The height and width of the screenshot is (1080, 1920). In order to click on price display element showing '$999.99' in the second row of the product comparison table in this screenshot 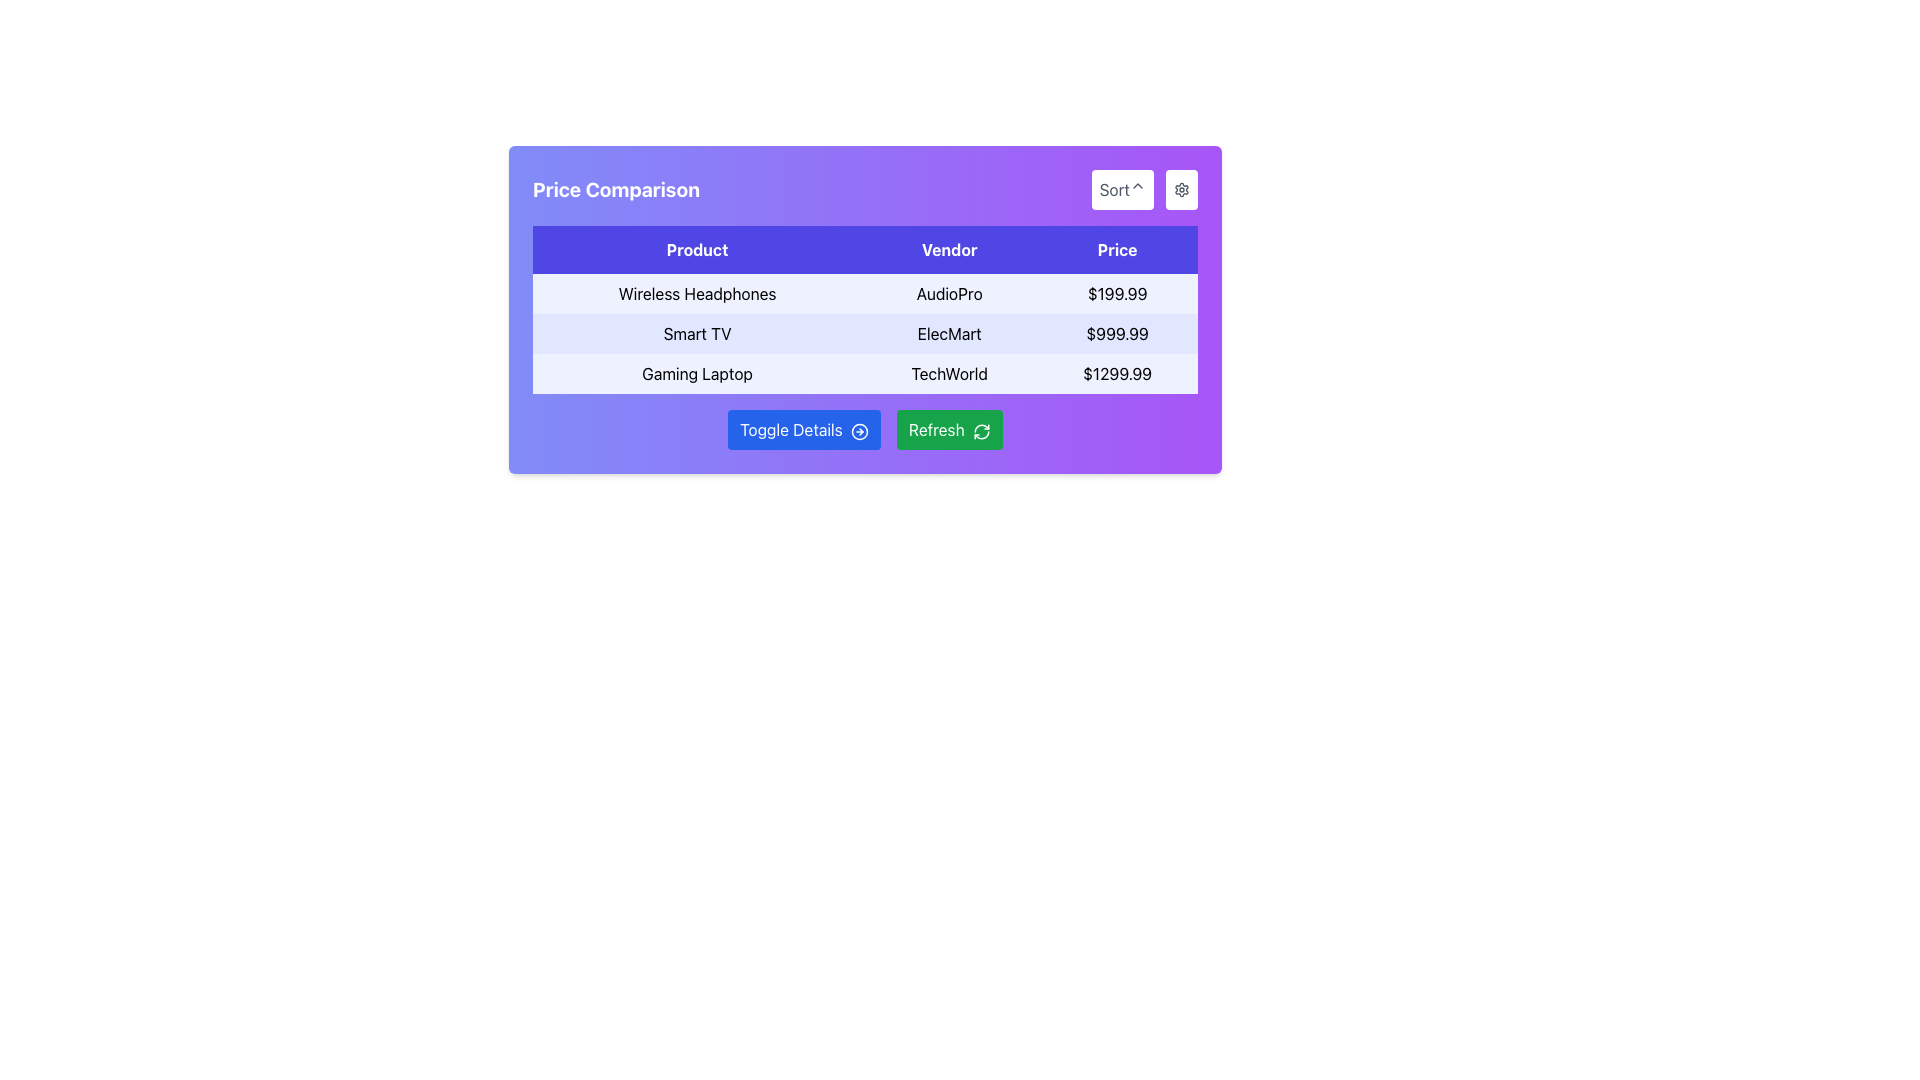, I will do `click(1116, 333)`.